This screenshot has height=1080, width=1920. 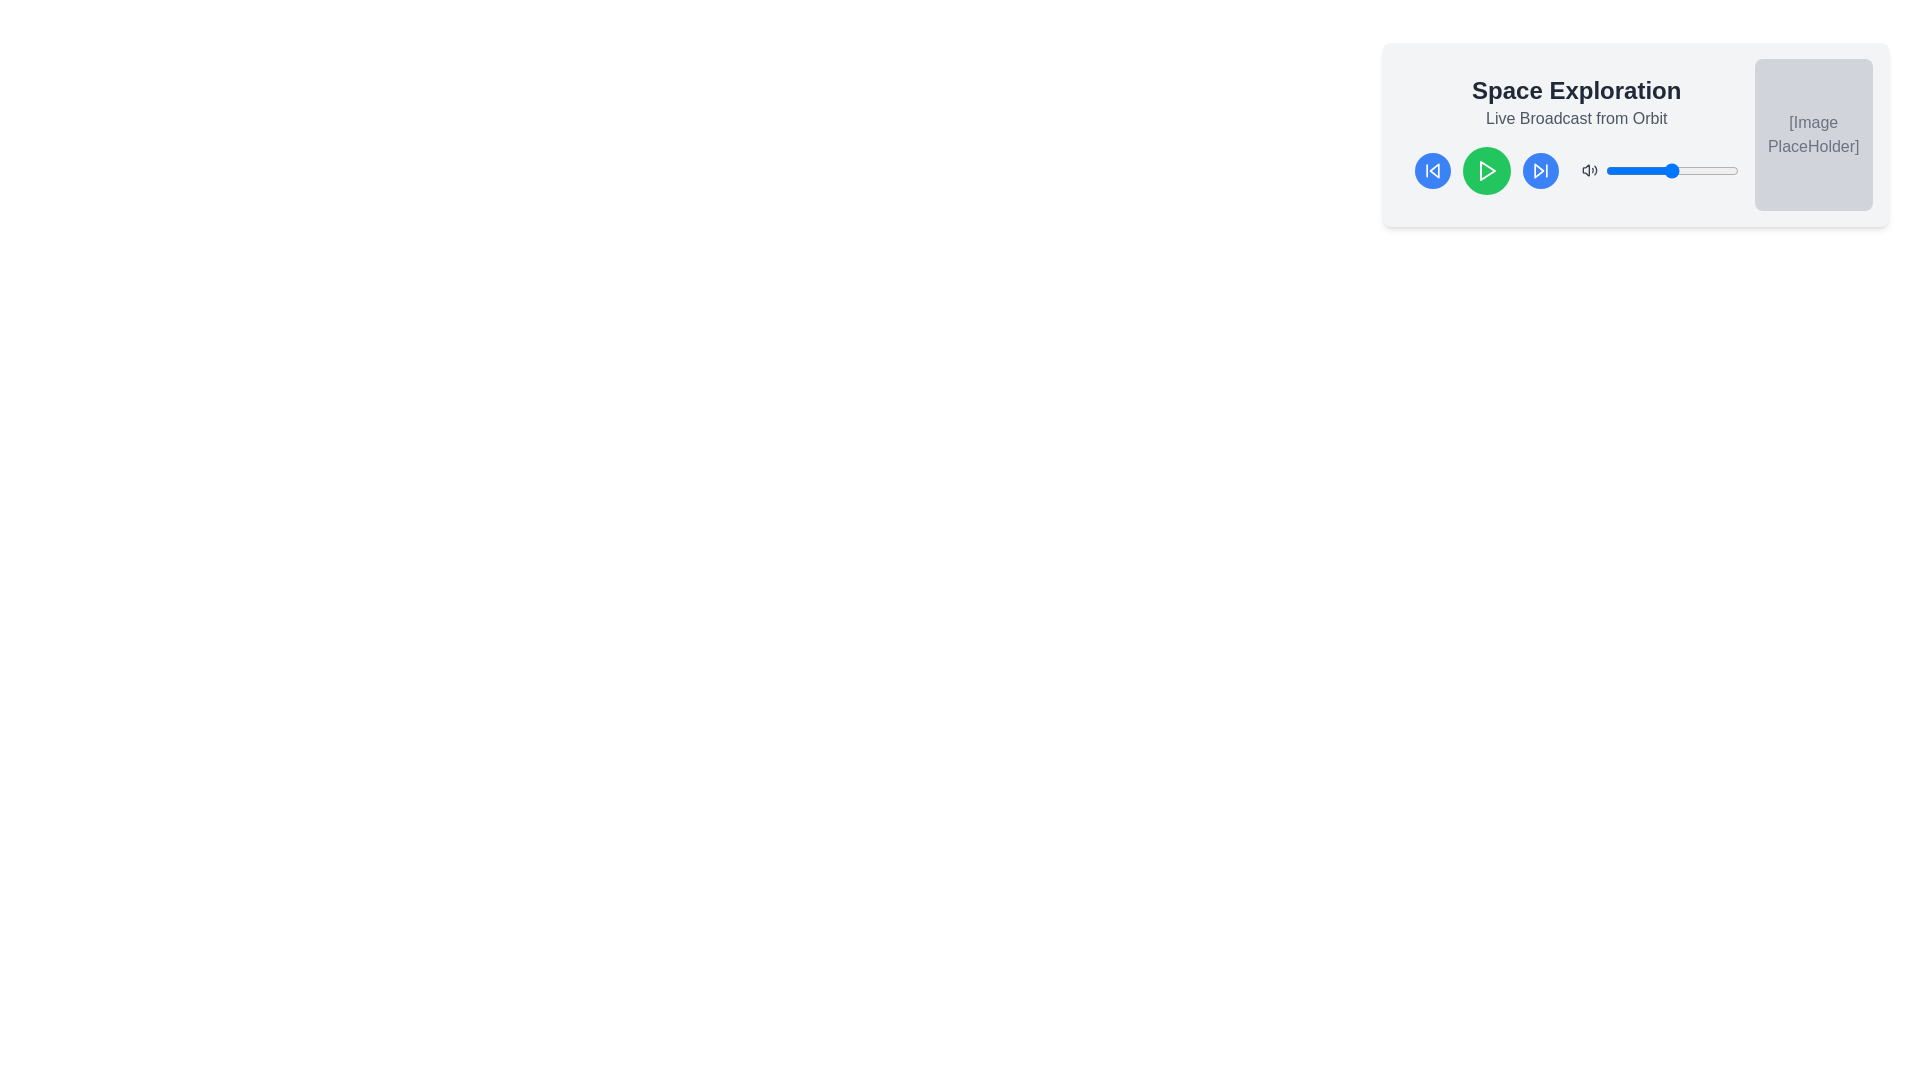 I want to click on the previous button in the Space Exploration control panel, so click(x=1432, y=169).